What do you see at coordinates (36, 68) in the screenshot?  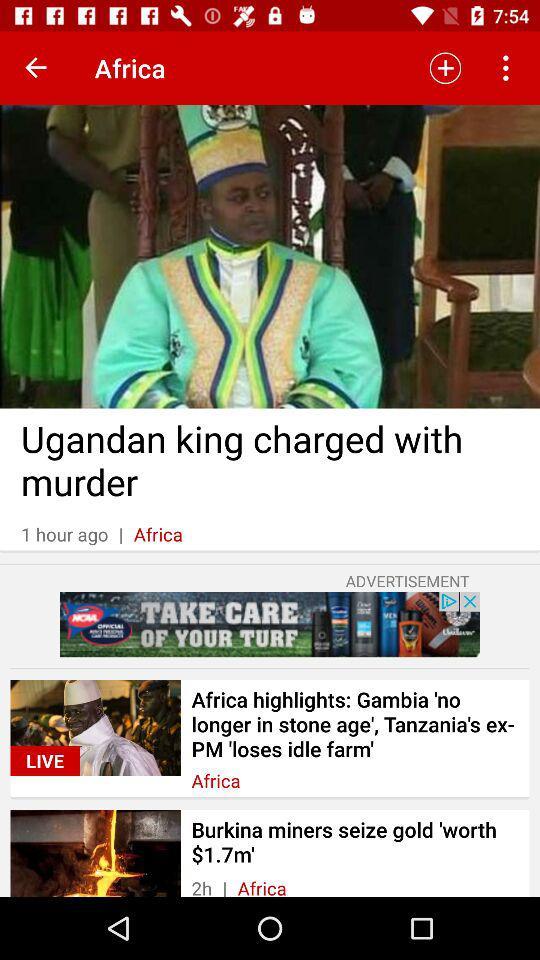 I see `go back` at bounding box center [36, 68].